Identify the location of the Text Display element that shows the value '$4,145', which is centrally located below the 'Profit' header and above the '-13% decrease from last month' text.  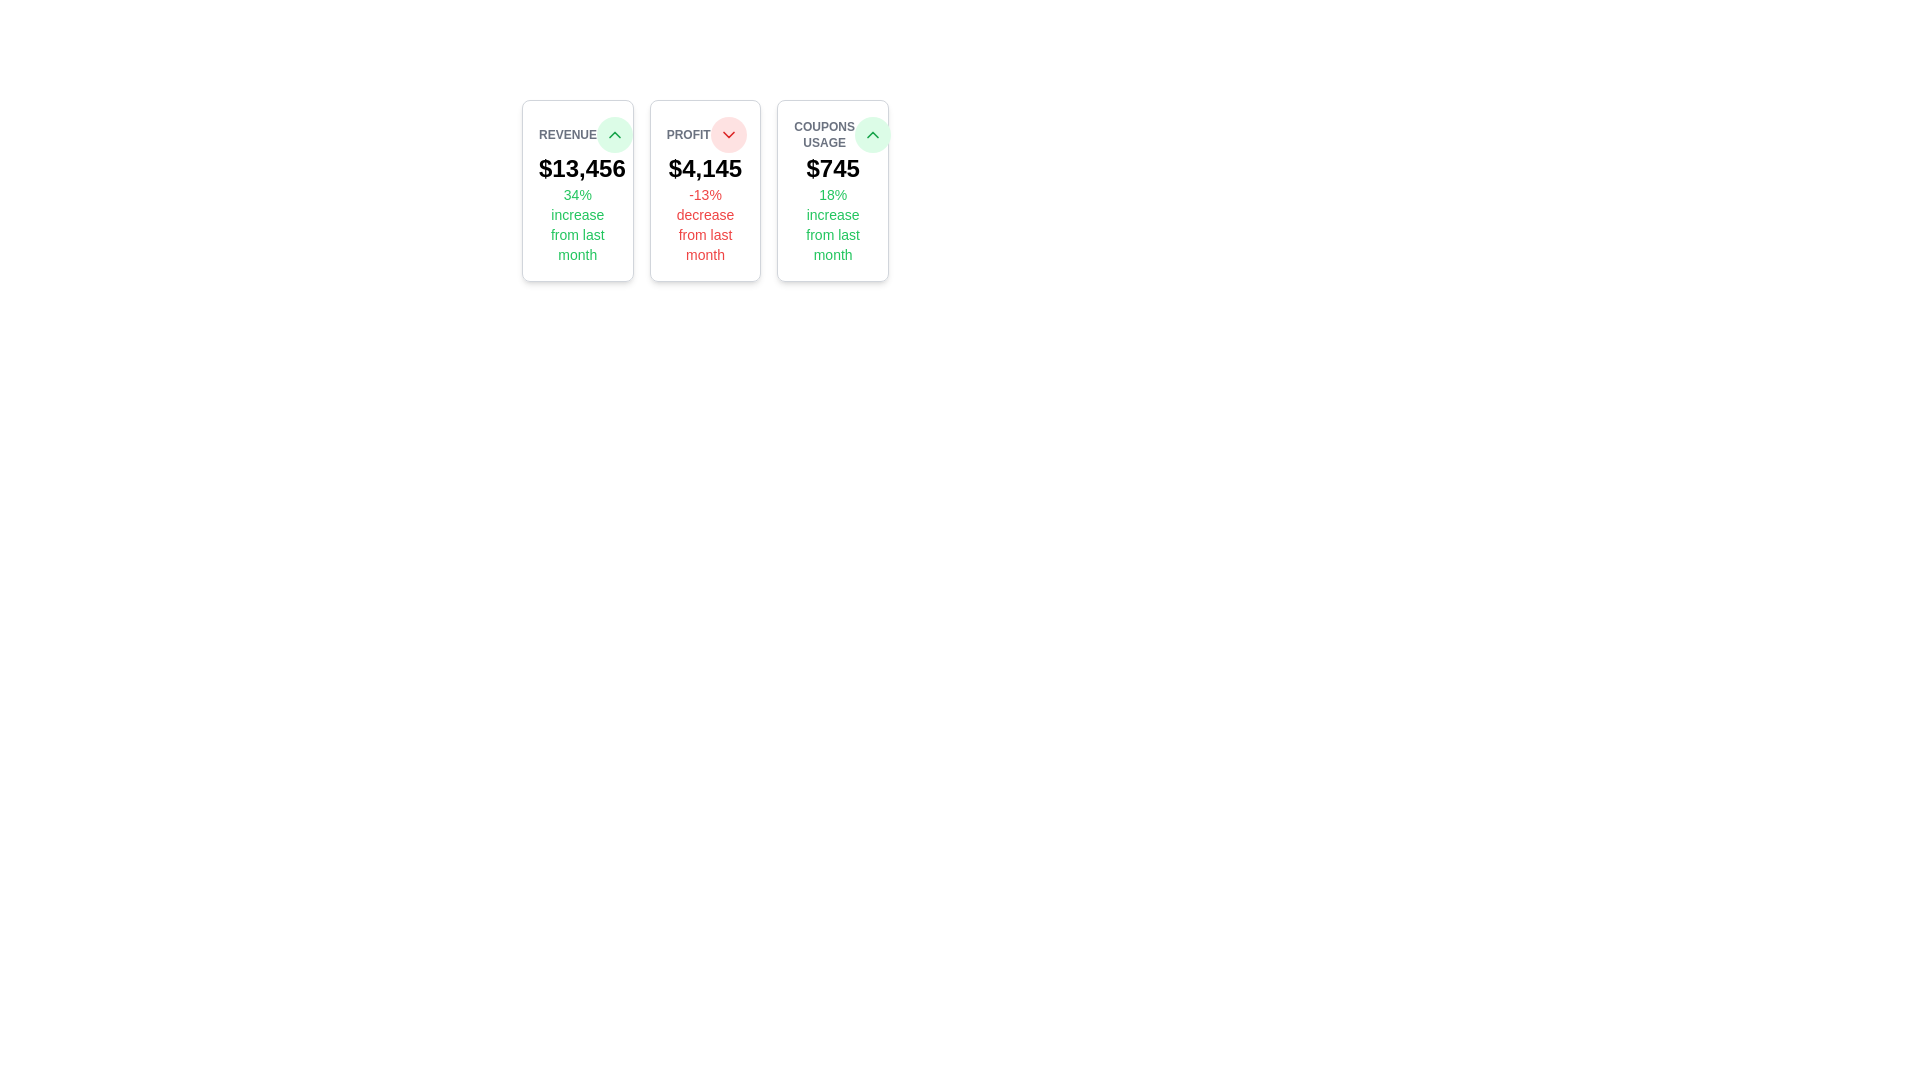
(705, 168).